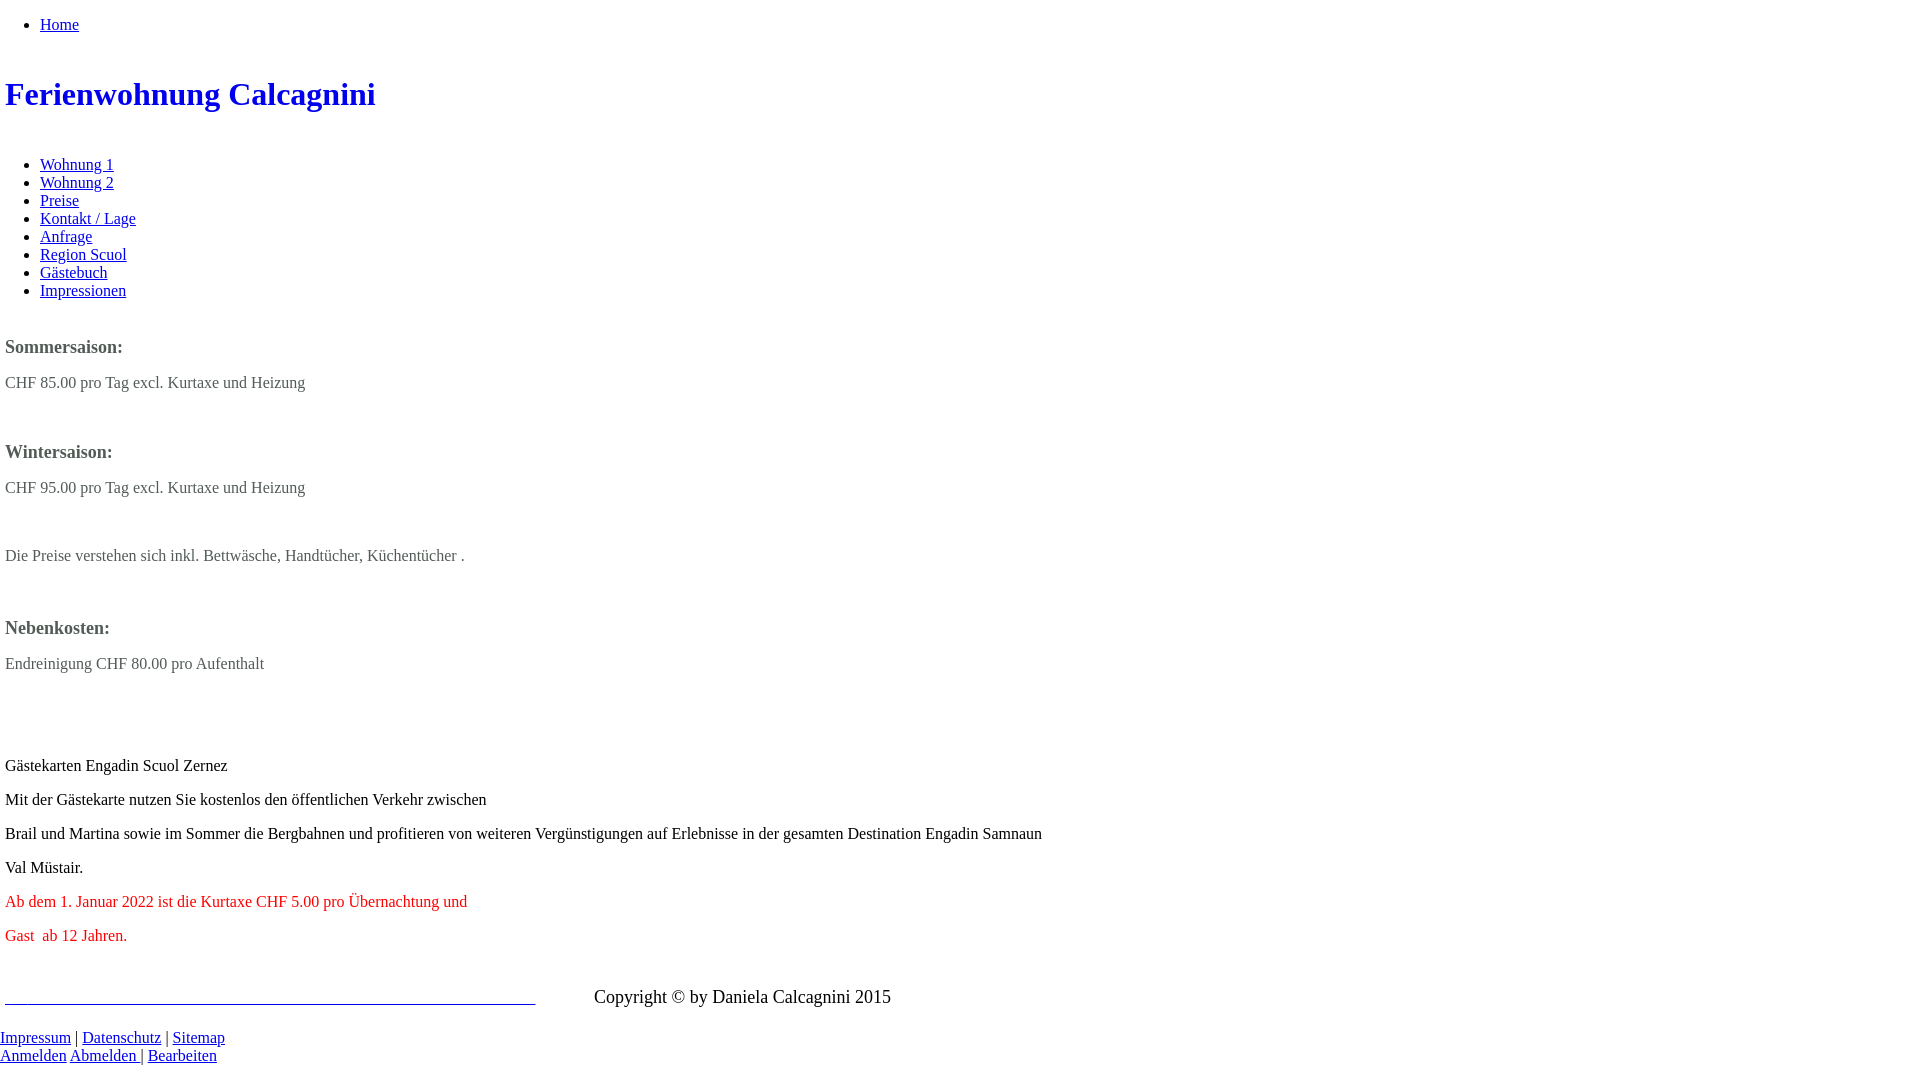 Image resolution: width=1920 pixels, height=1080 pixels. Describe the element at coordinates (39, 163) in the screenshot. I see `'Wohnung 1'` at that location.